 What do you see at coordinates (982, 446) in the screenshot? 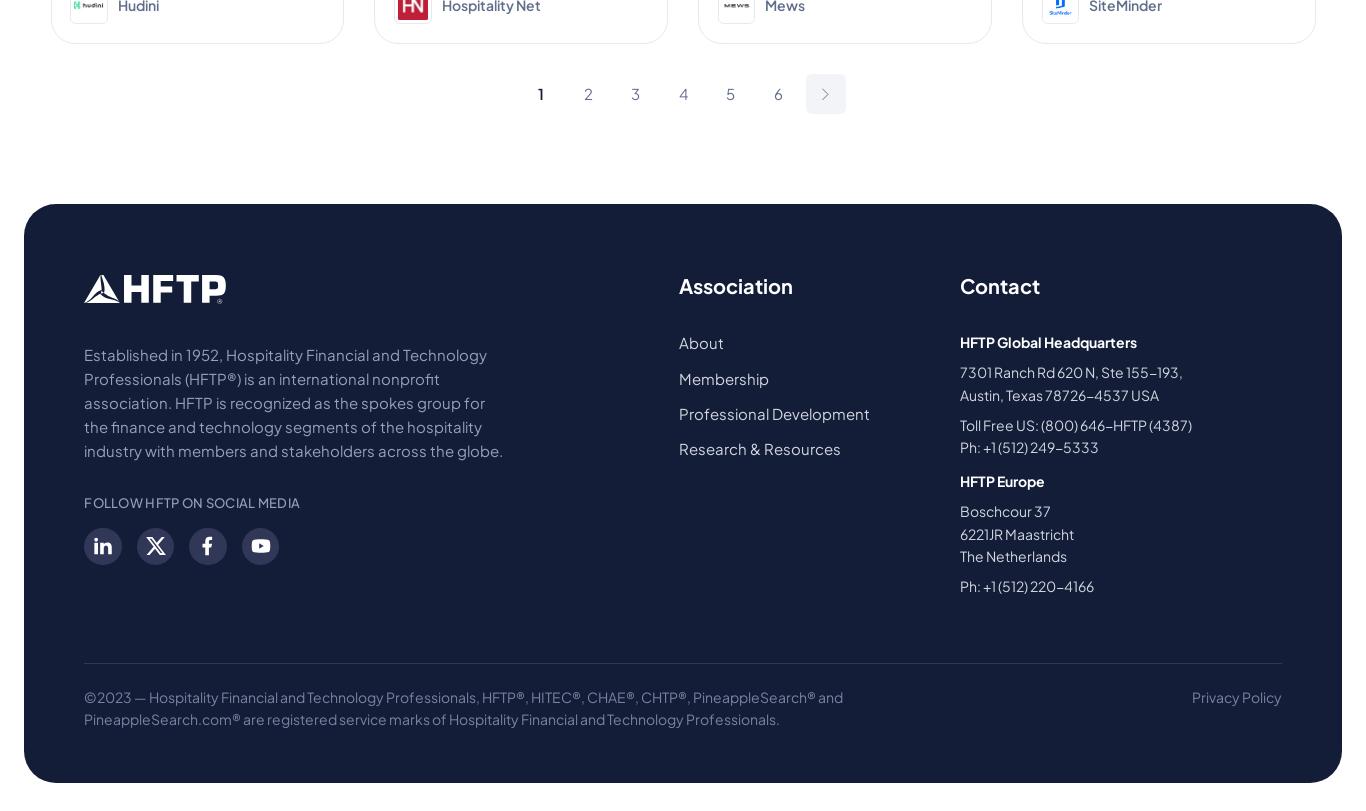
I see `'+1 (512) 249-5333'` at bounding box center [982, 446].